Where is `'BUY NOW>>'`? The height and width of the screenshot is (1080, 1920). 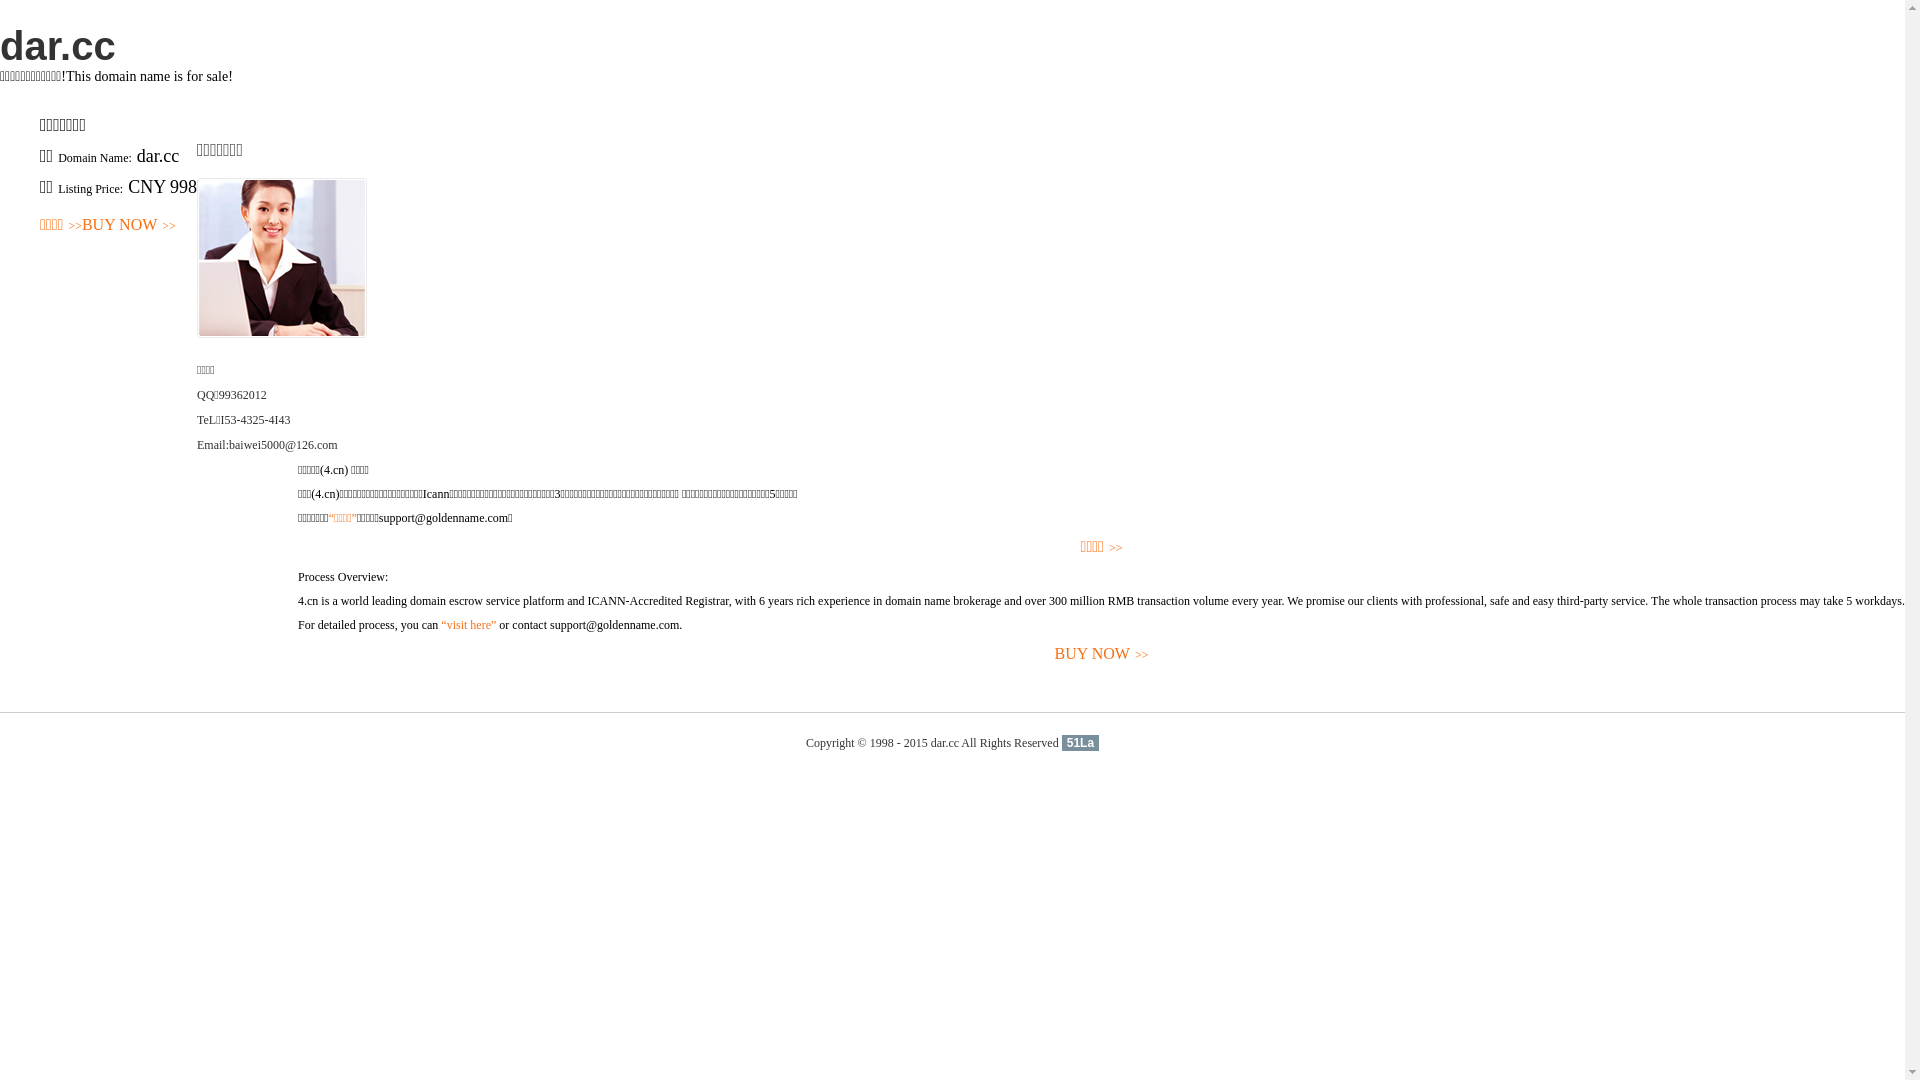
'BUY NOW>>' is located at coordinates (80, 225).